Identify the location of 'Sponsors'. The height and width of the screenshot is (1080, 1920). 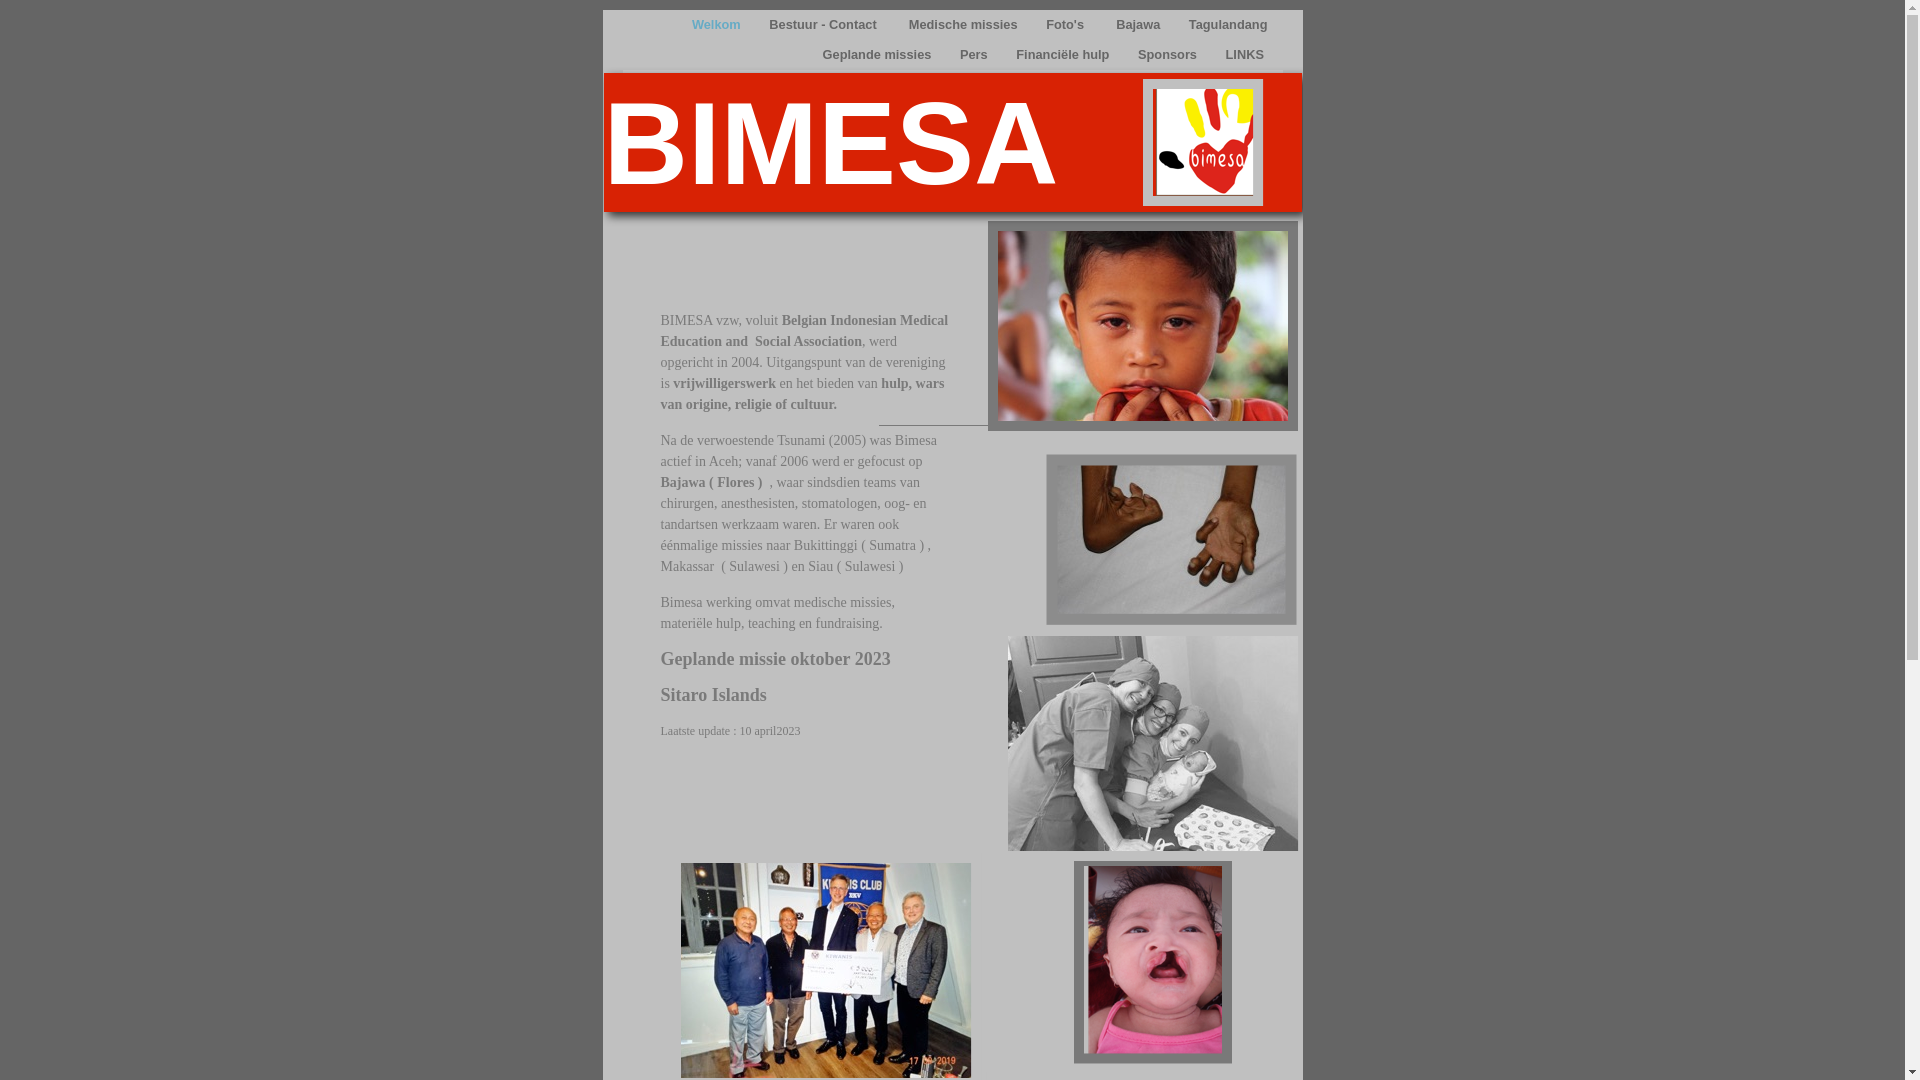
(1169, 53).